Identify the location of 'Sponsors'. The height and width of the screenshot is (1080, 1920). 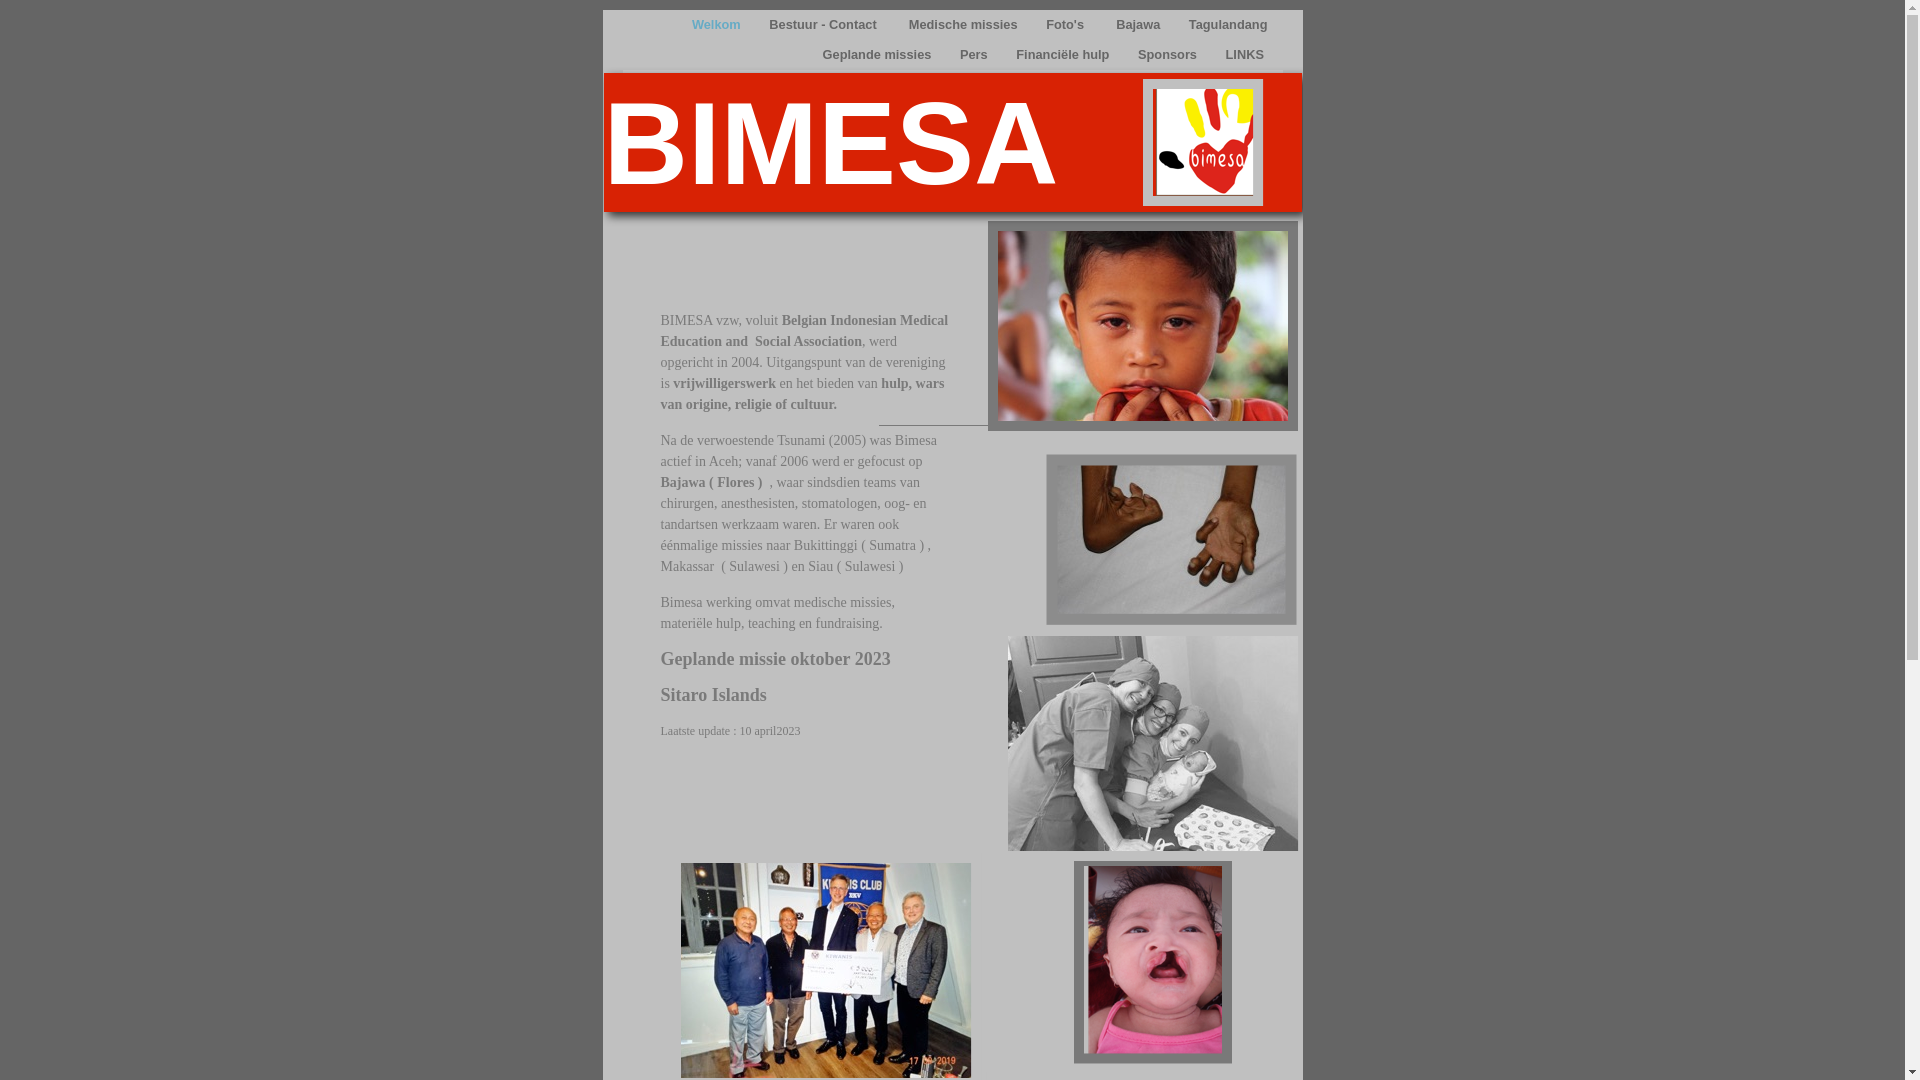
(1169, 53).